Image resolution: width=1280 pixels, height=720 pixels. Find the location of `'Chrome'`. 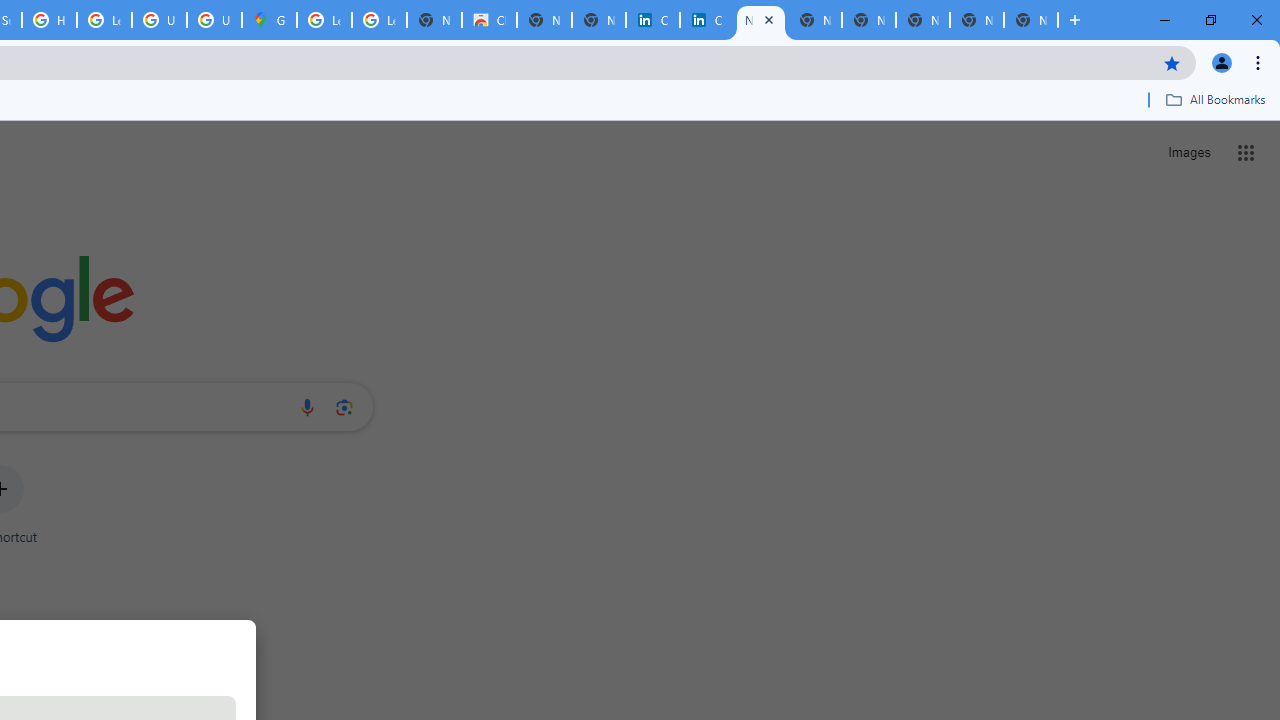

'Chrome' is located at coordinates (1259, 61).